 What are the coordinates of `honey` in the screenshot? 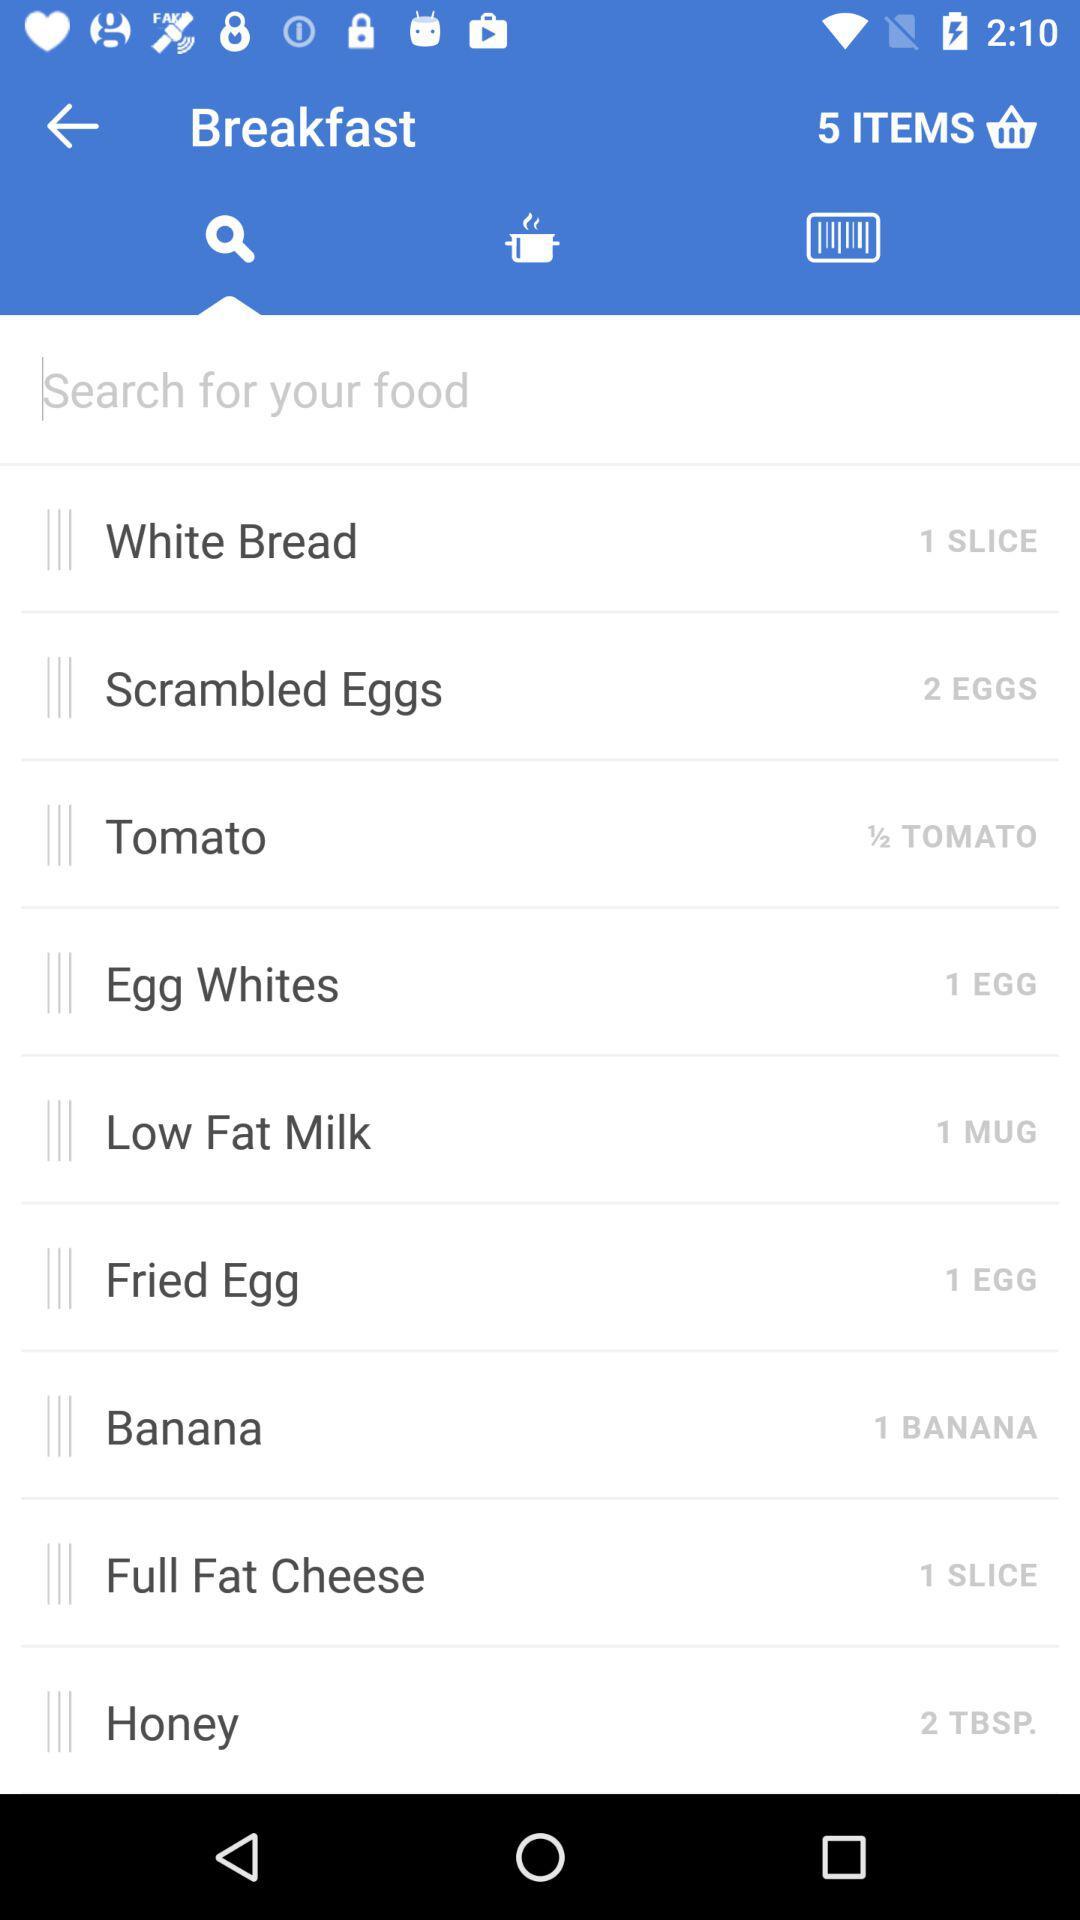 It's located at (500, 1720).